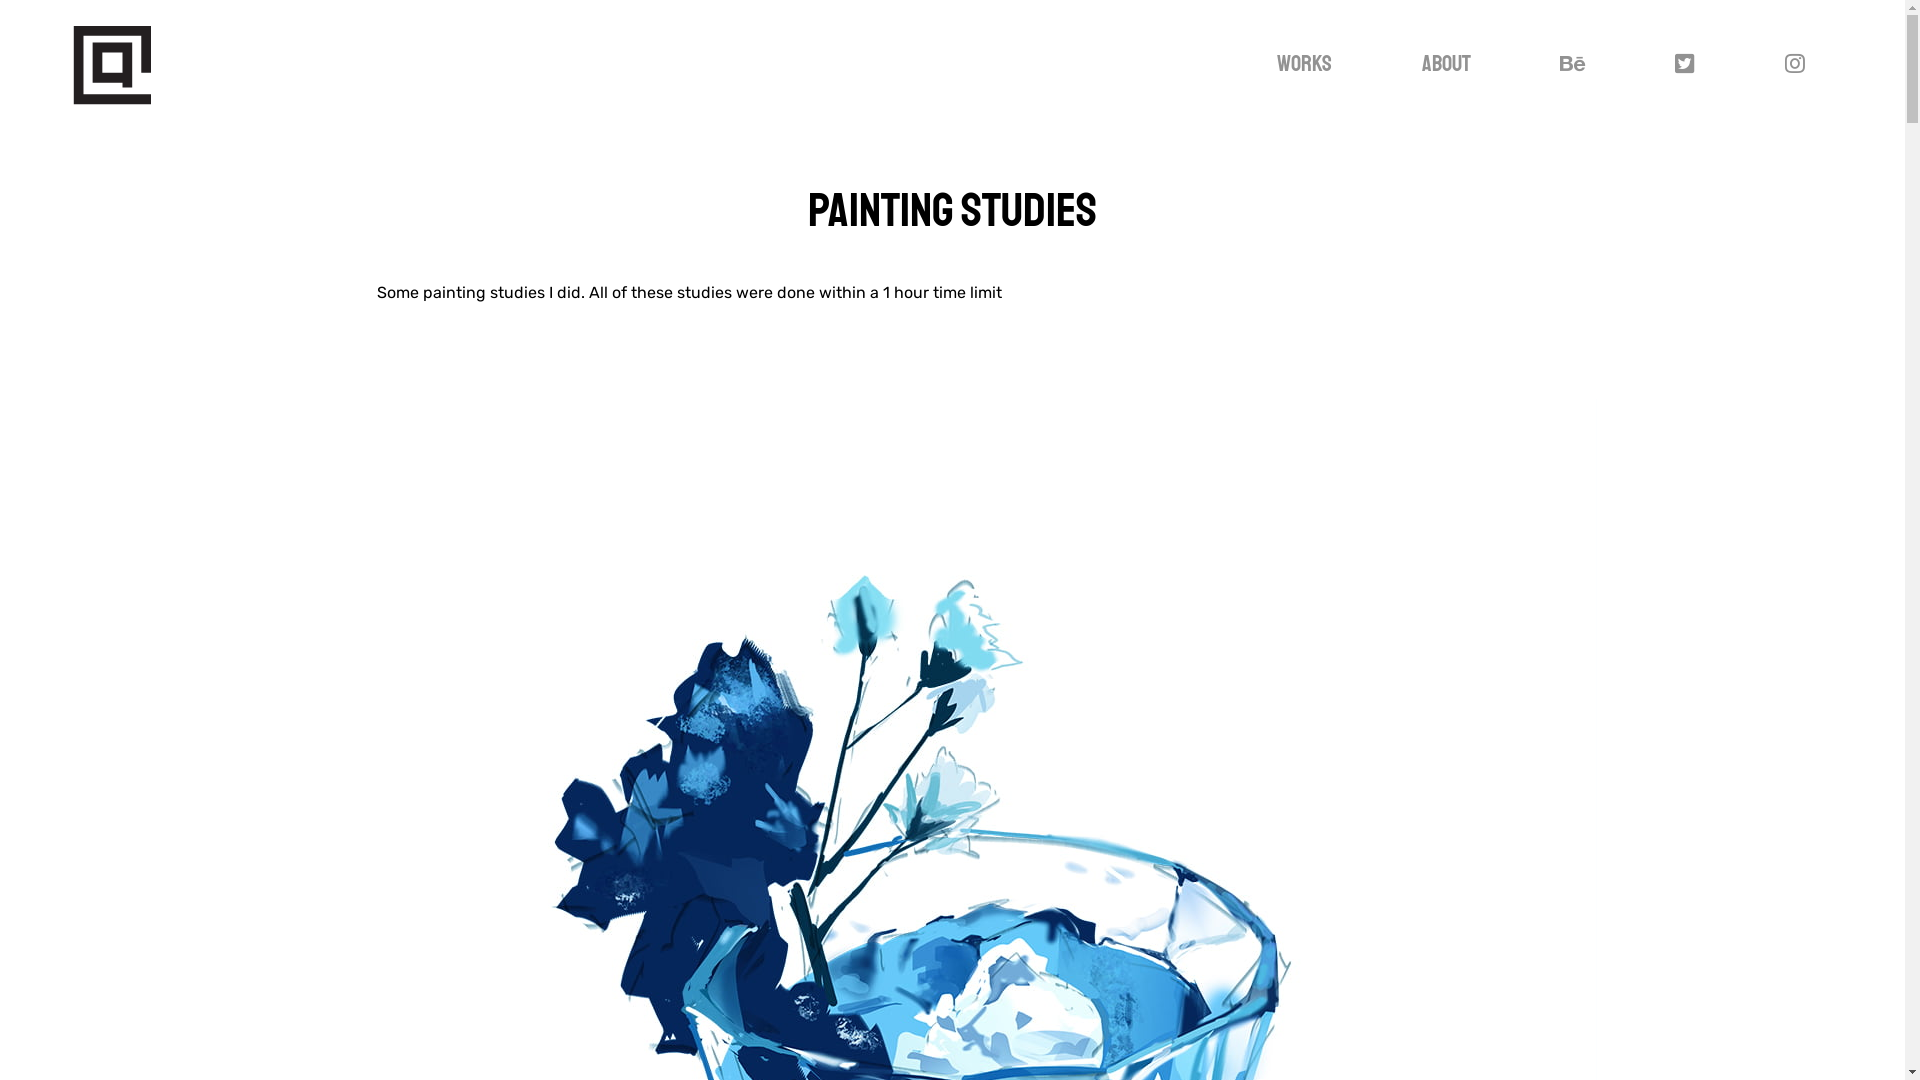 This screenshot has height=1080, width=1920. I want to click on 'About', so click(1399, 62).